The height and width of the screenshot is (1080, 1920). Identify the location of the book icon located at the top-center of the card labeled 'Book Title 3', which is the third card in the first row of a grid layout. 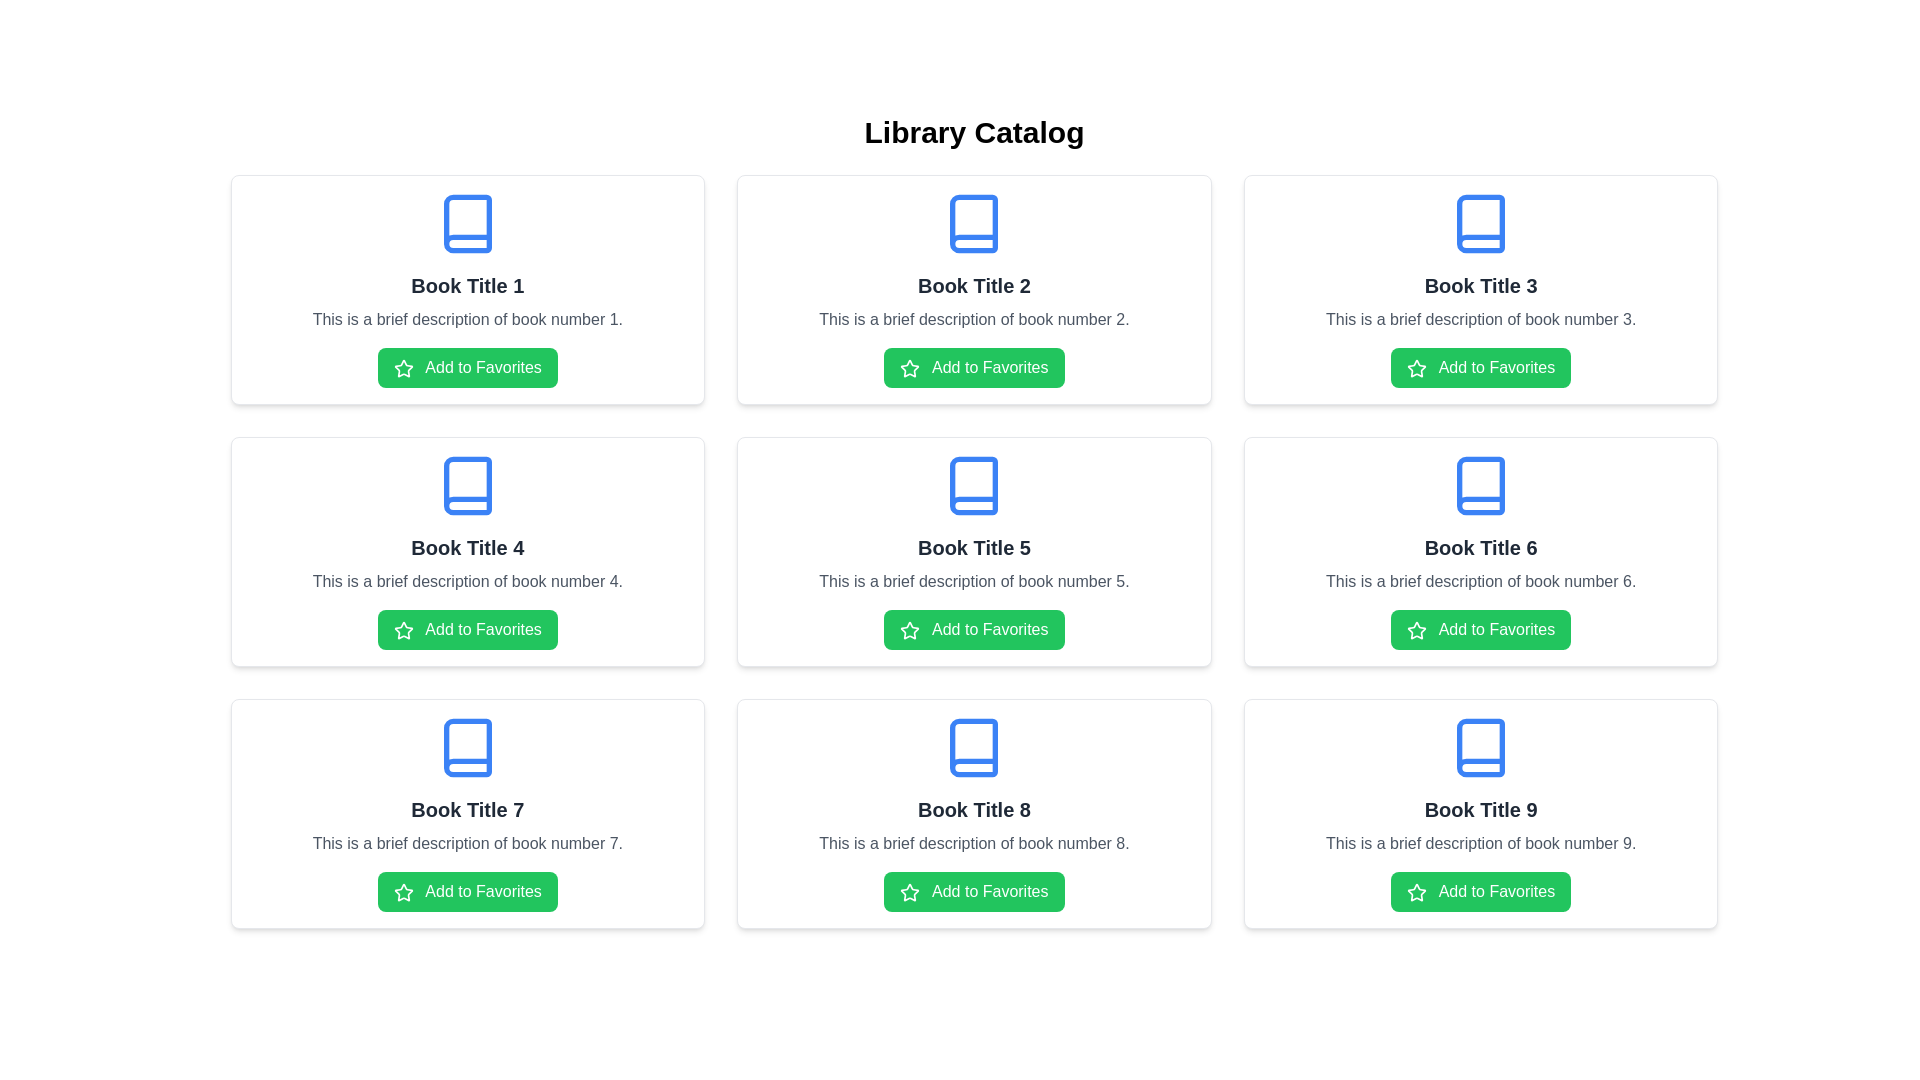
(1481, 223).